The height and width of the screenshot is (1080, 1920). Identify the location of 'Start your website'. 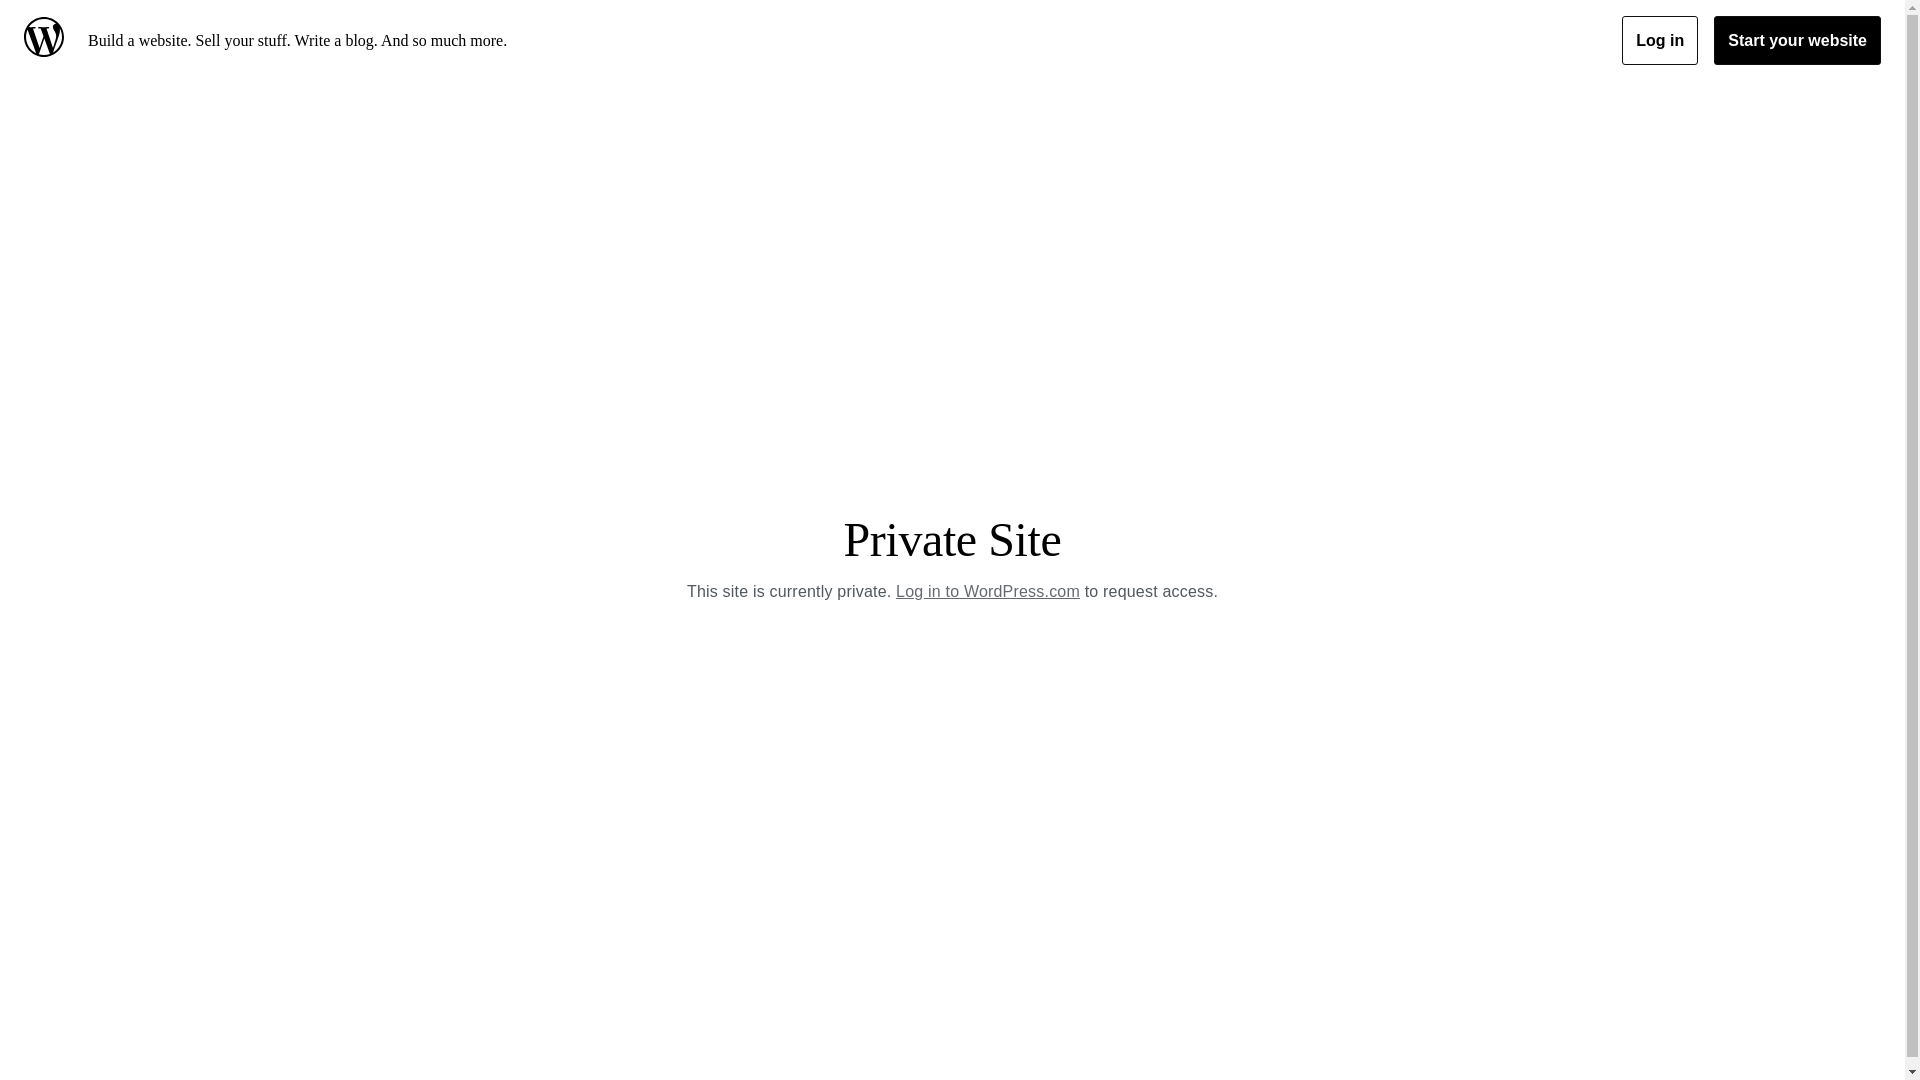
(1797, 40).